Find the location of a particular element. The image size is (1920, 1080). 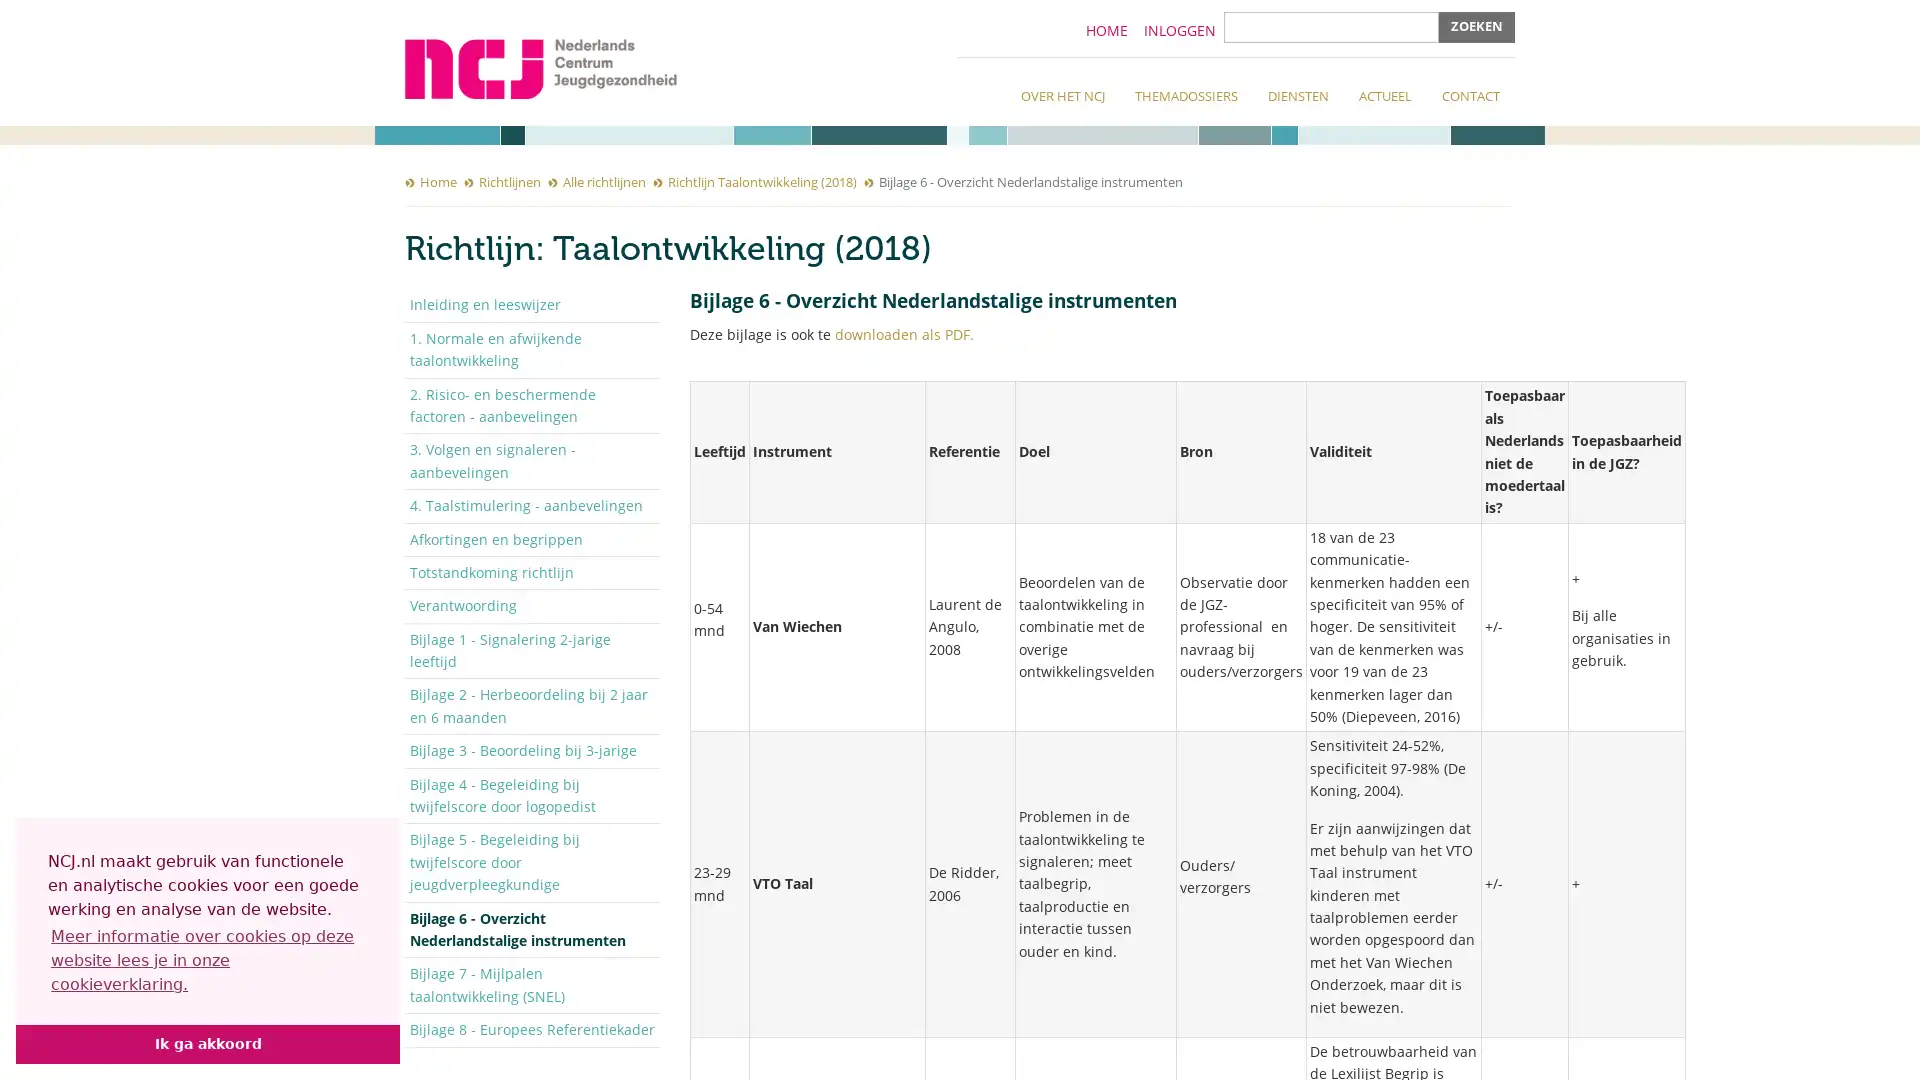

ZOEKEN is located at coordinates (1477, 27).